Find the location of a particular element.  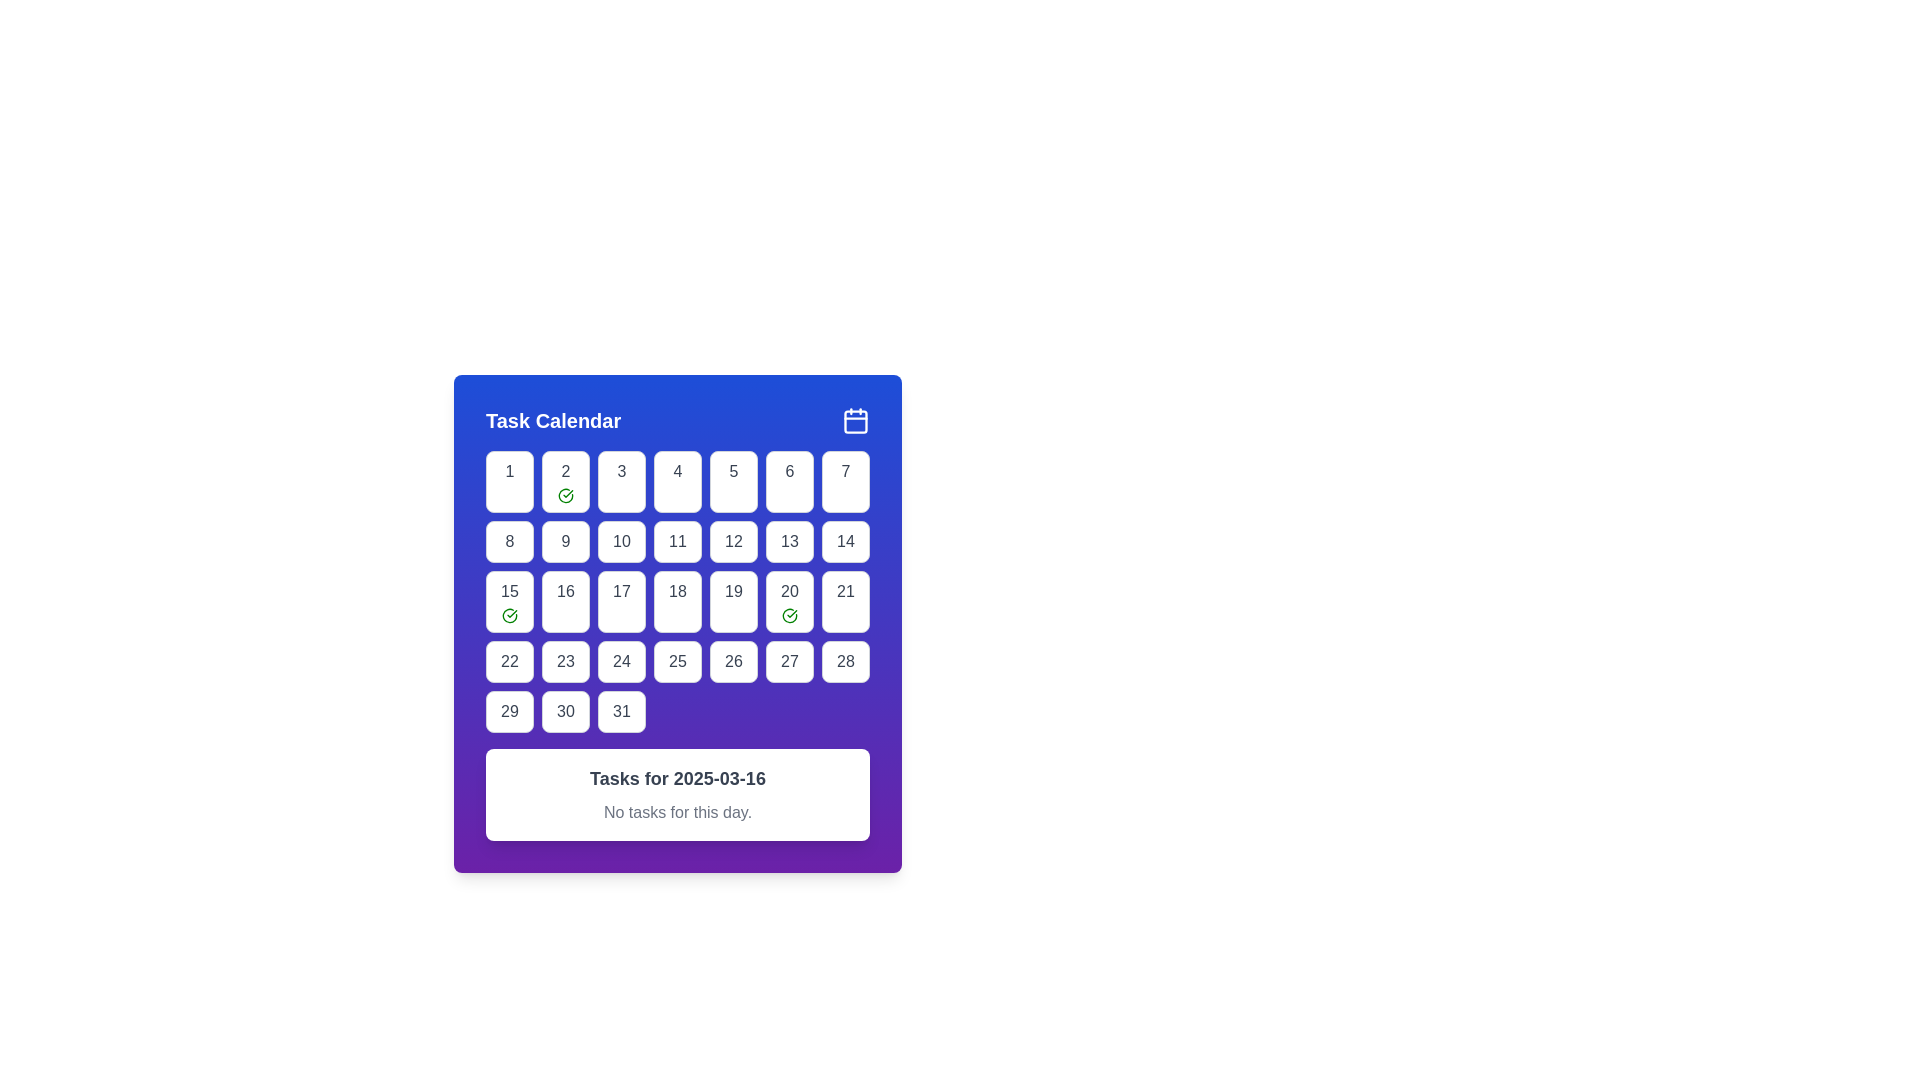

the date '4' within the calendar interface, which is the fourth item in the first visible row of the calendar is located at coordinates (677, 471).